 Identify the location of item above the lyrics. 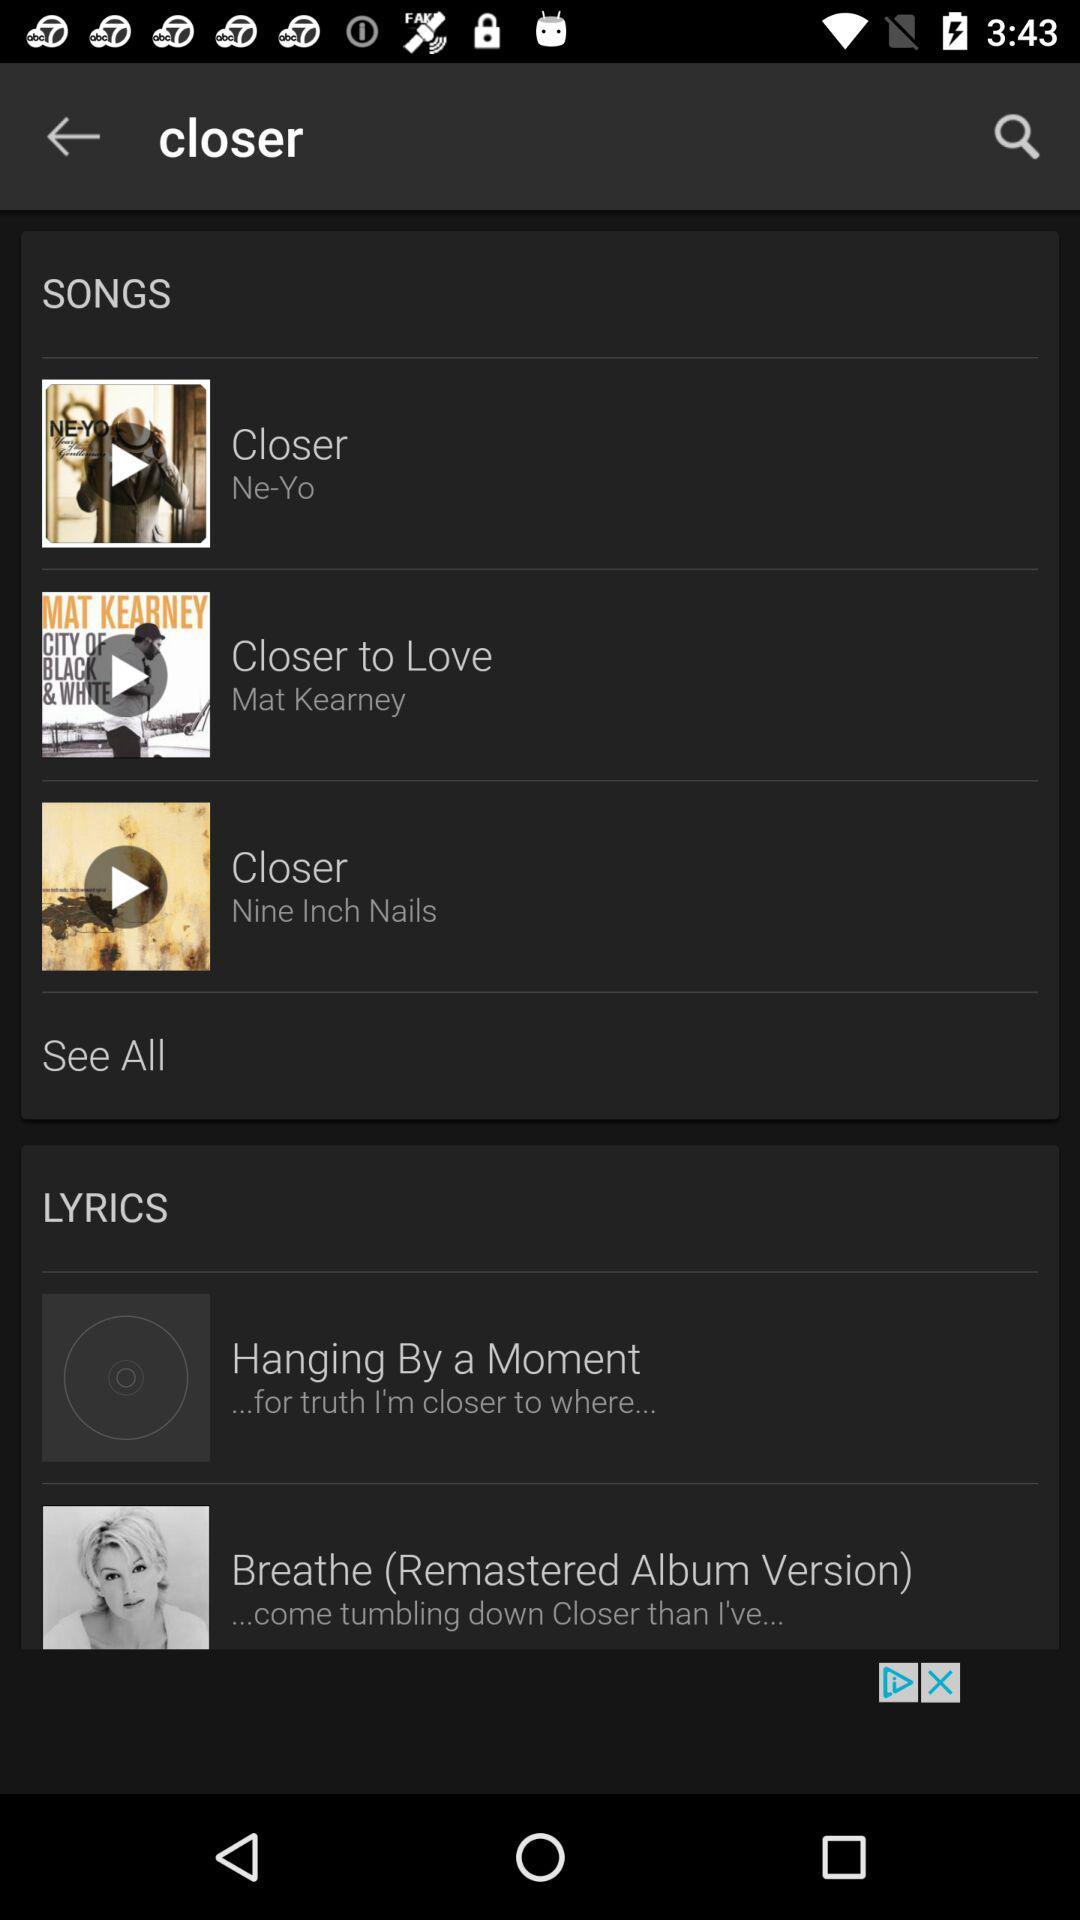
(540, 1055).